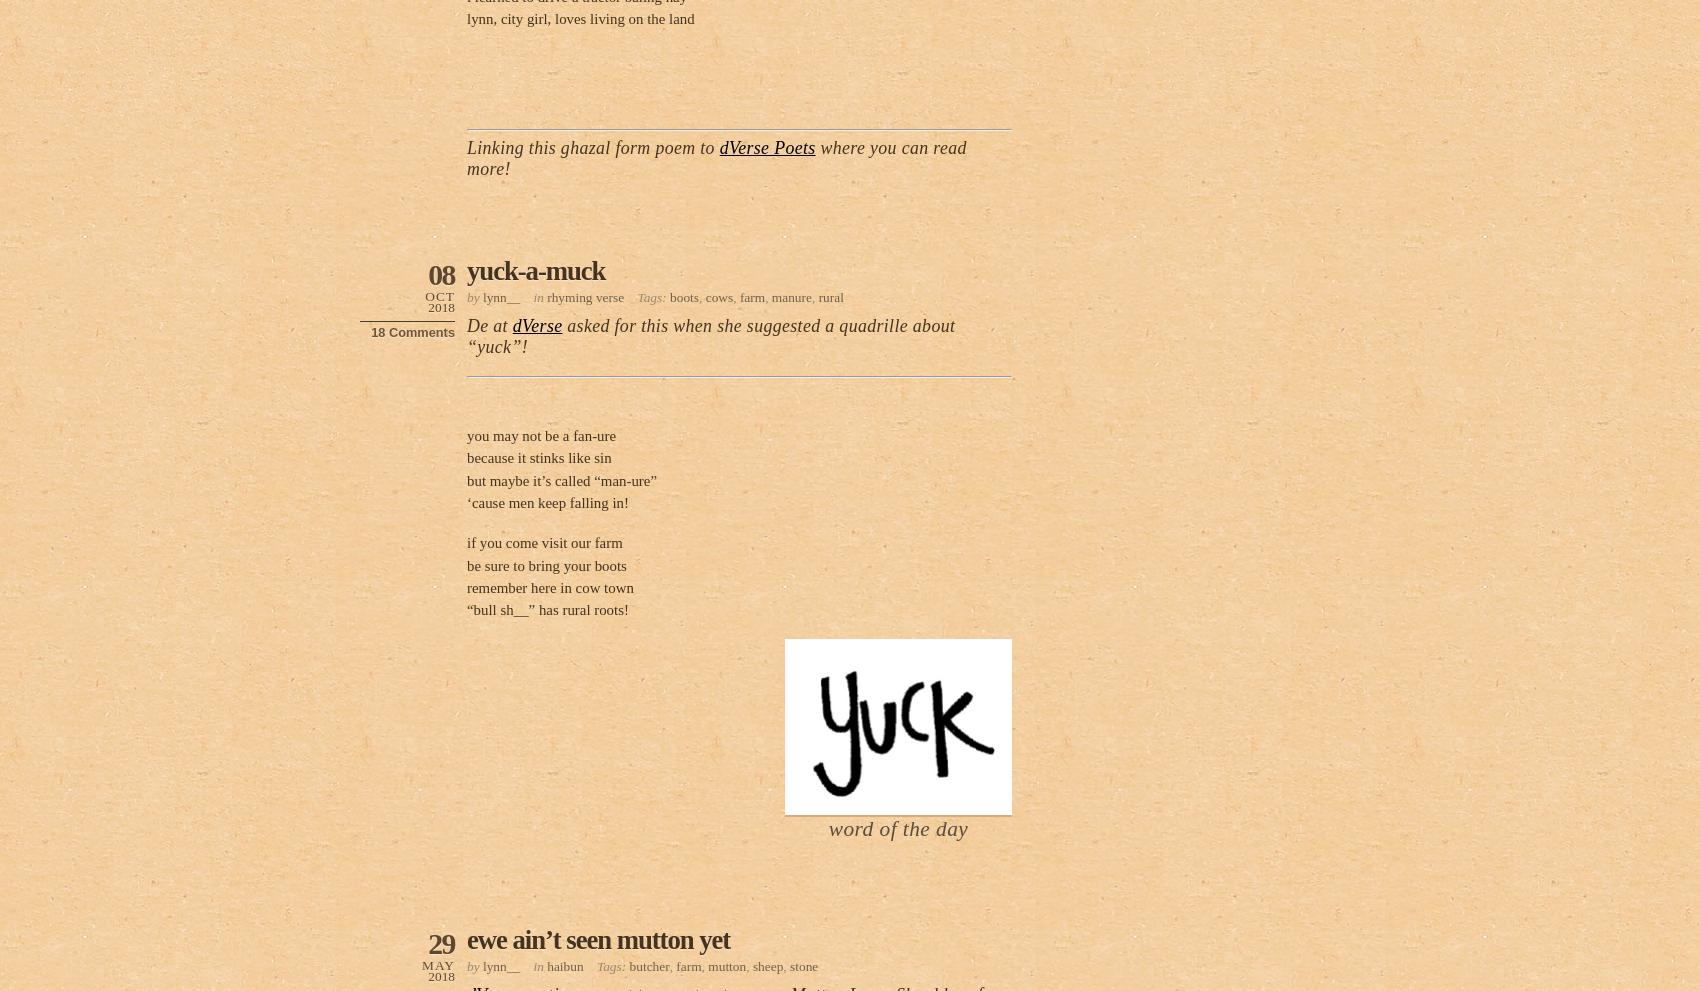  What do you see at coordinates (466, 457) in the screenshot?
I see `'because it stinks like sin'` at bounding box center [466, 457].